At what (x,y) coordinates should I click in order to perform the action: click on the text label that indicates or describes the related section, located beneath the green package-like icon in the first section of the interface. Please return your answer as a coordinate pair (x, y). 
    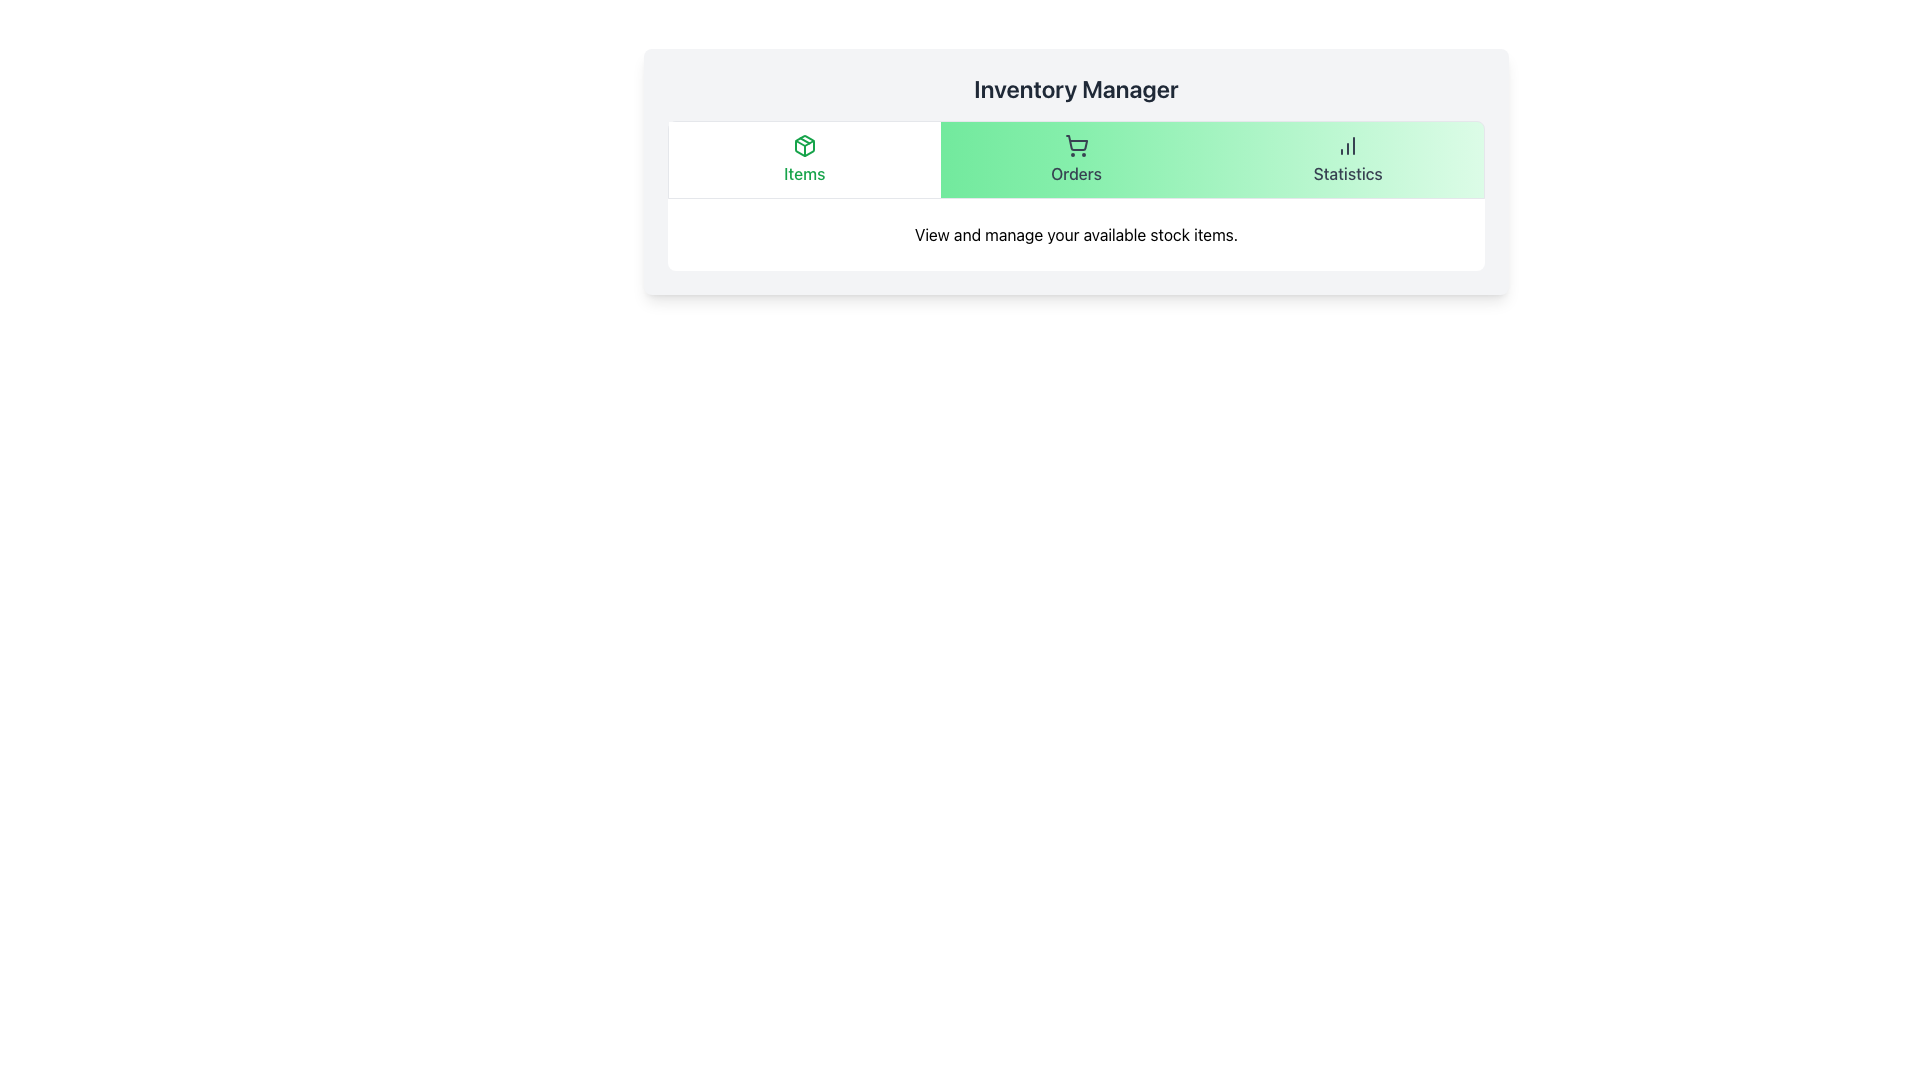
    Looking at the image, I should click on (804, 172).